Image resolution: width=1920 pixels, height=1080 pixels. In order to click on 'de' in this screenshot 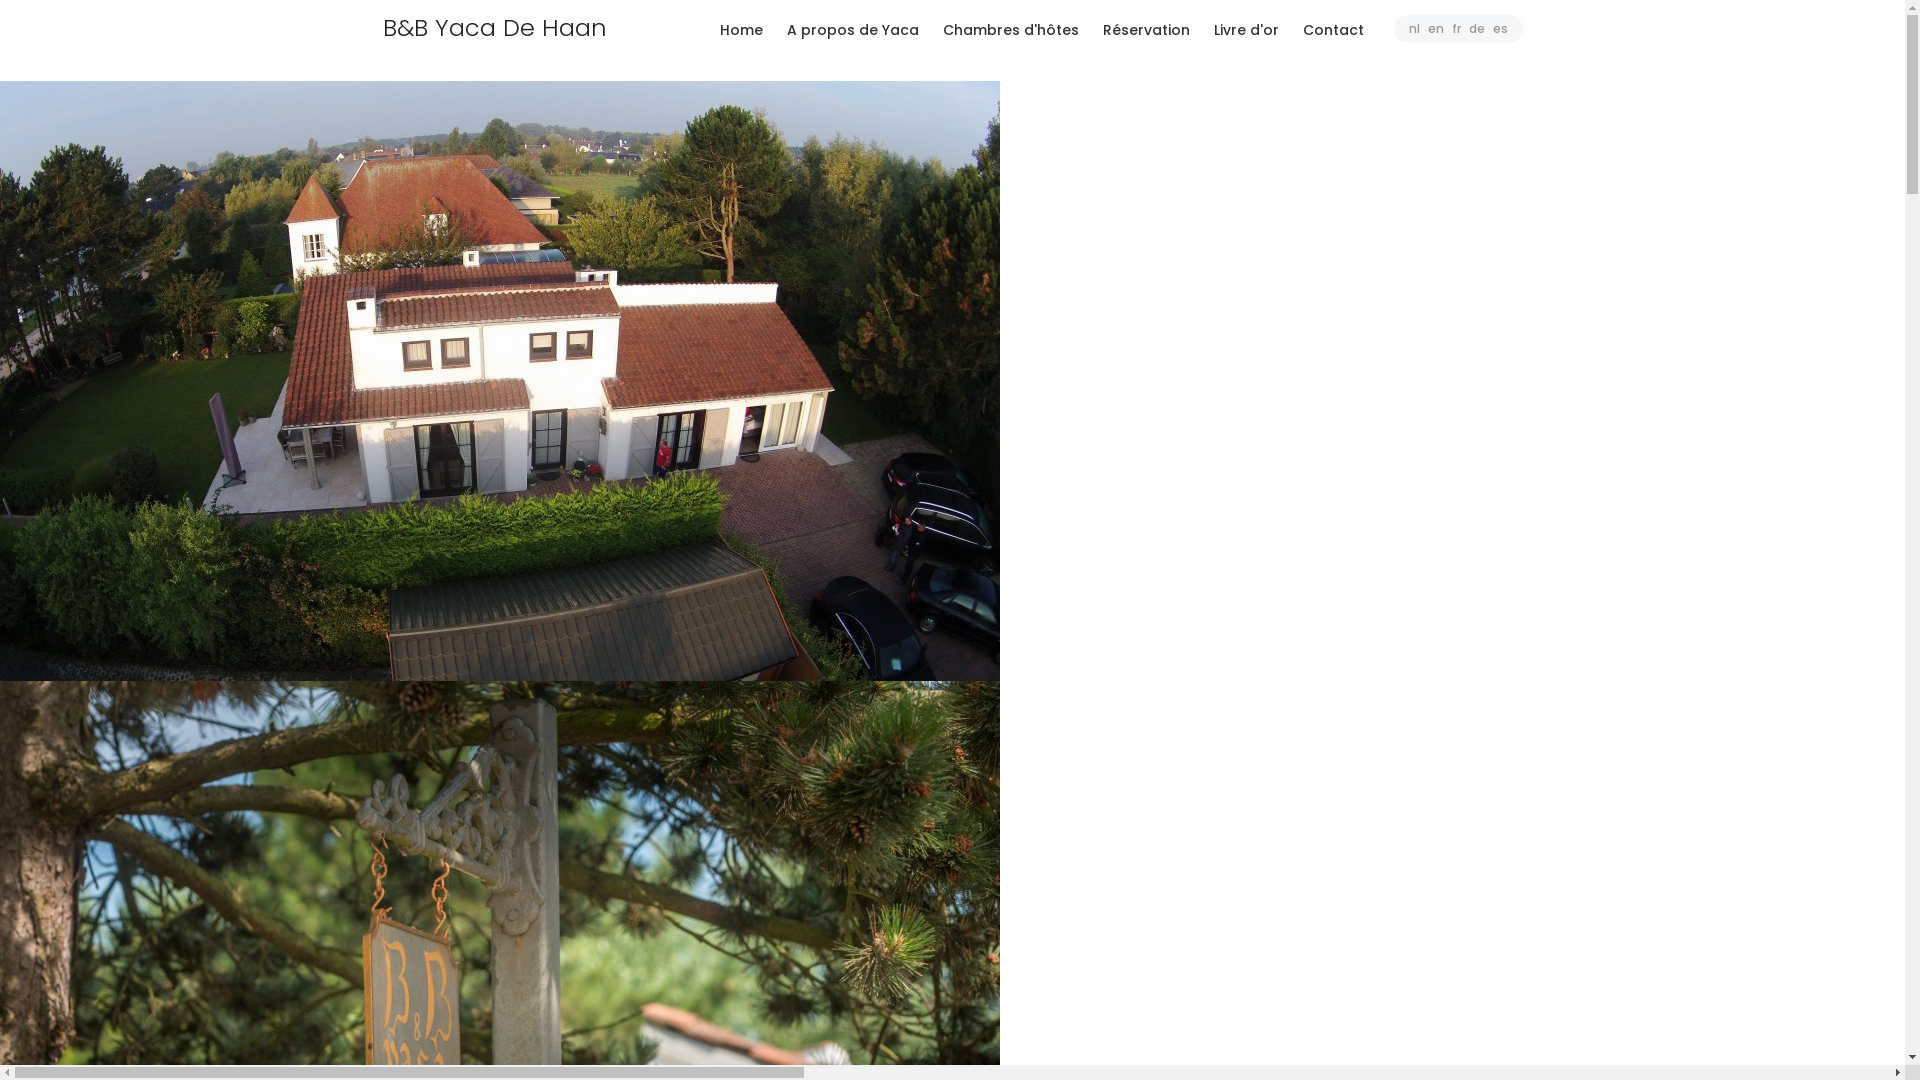, I will do `click(1476, 28)`.